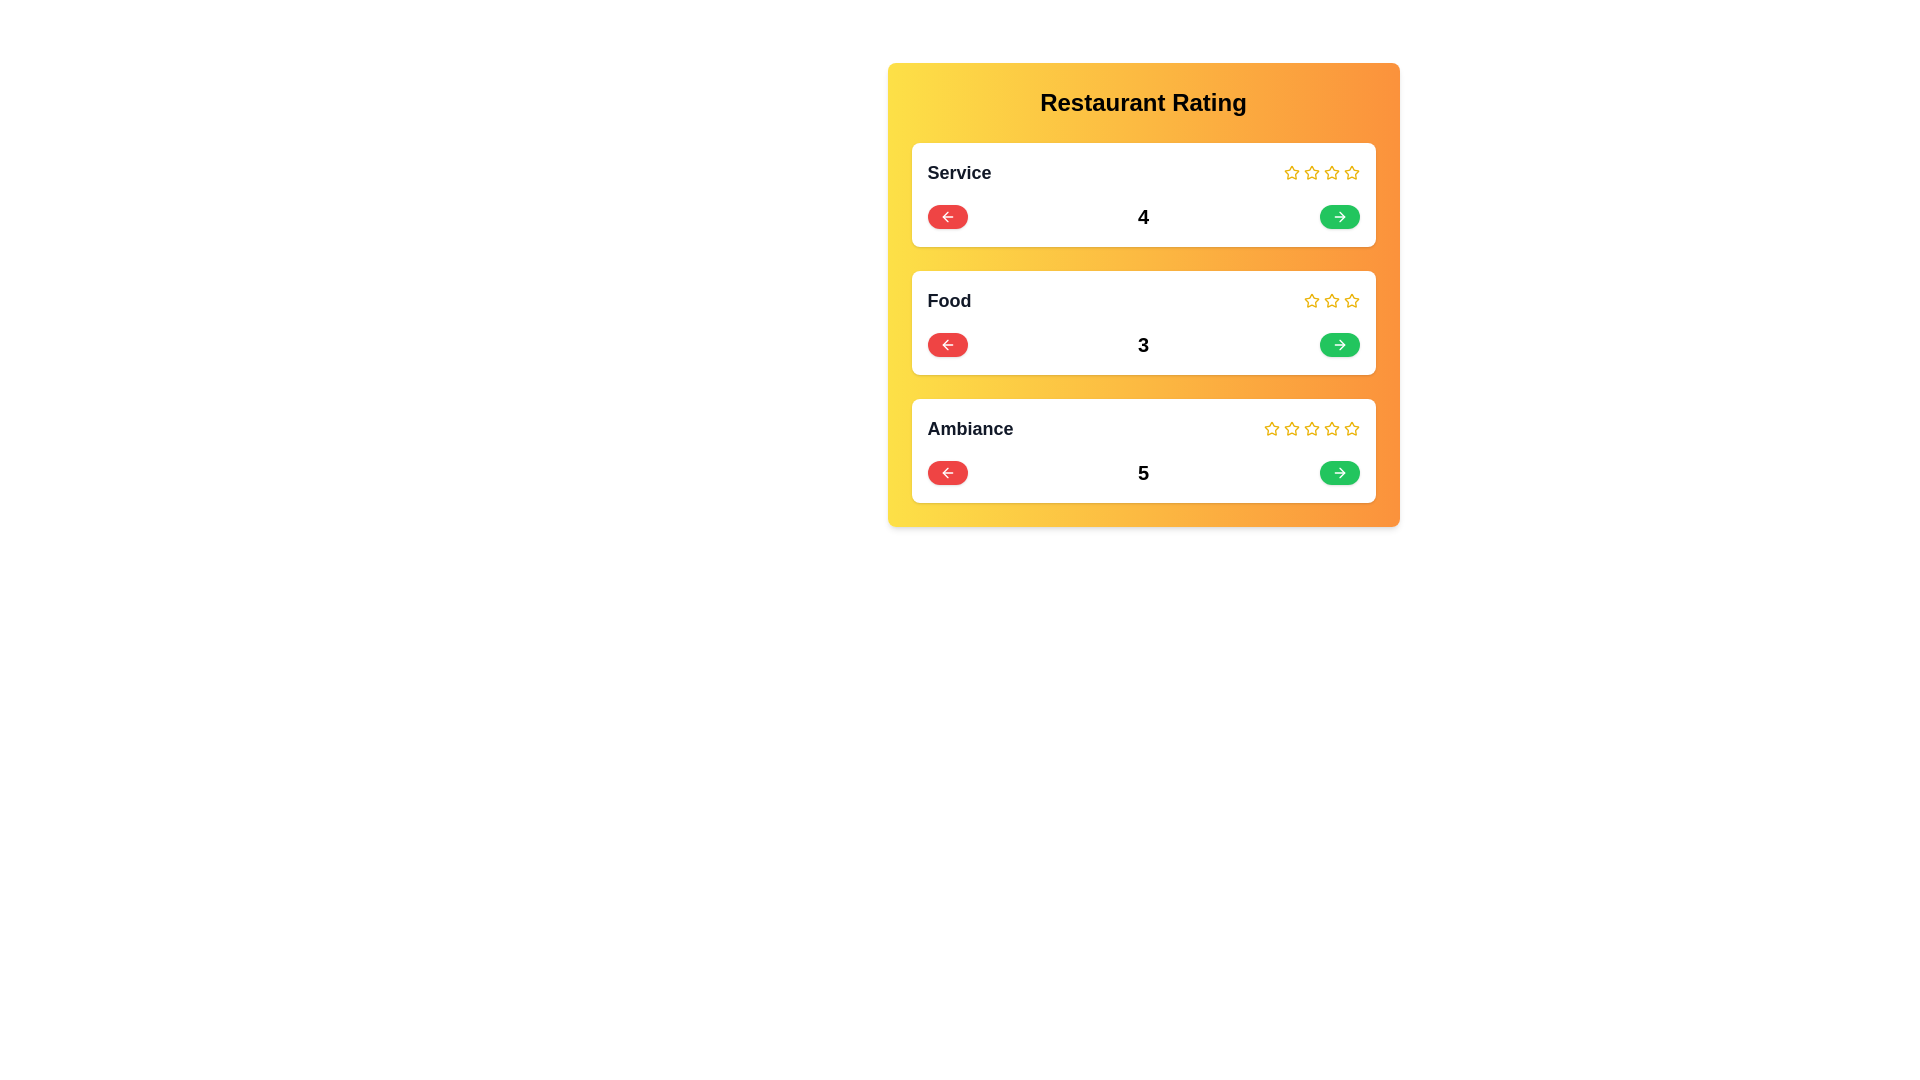 The height and width of the screenshot is (1080, 1920). Describe the element at coordinates (1311, 427) in the screenshot. I see `the third star in the rating system for the 'Ambiance' category` at that location.